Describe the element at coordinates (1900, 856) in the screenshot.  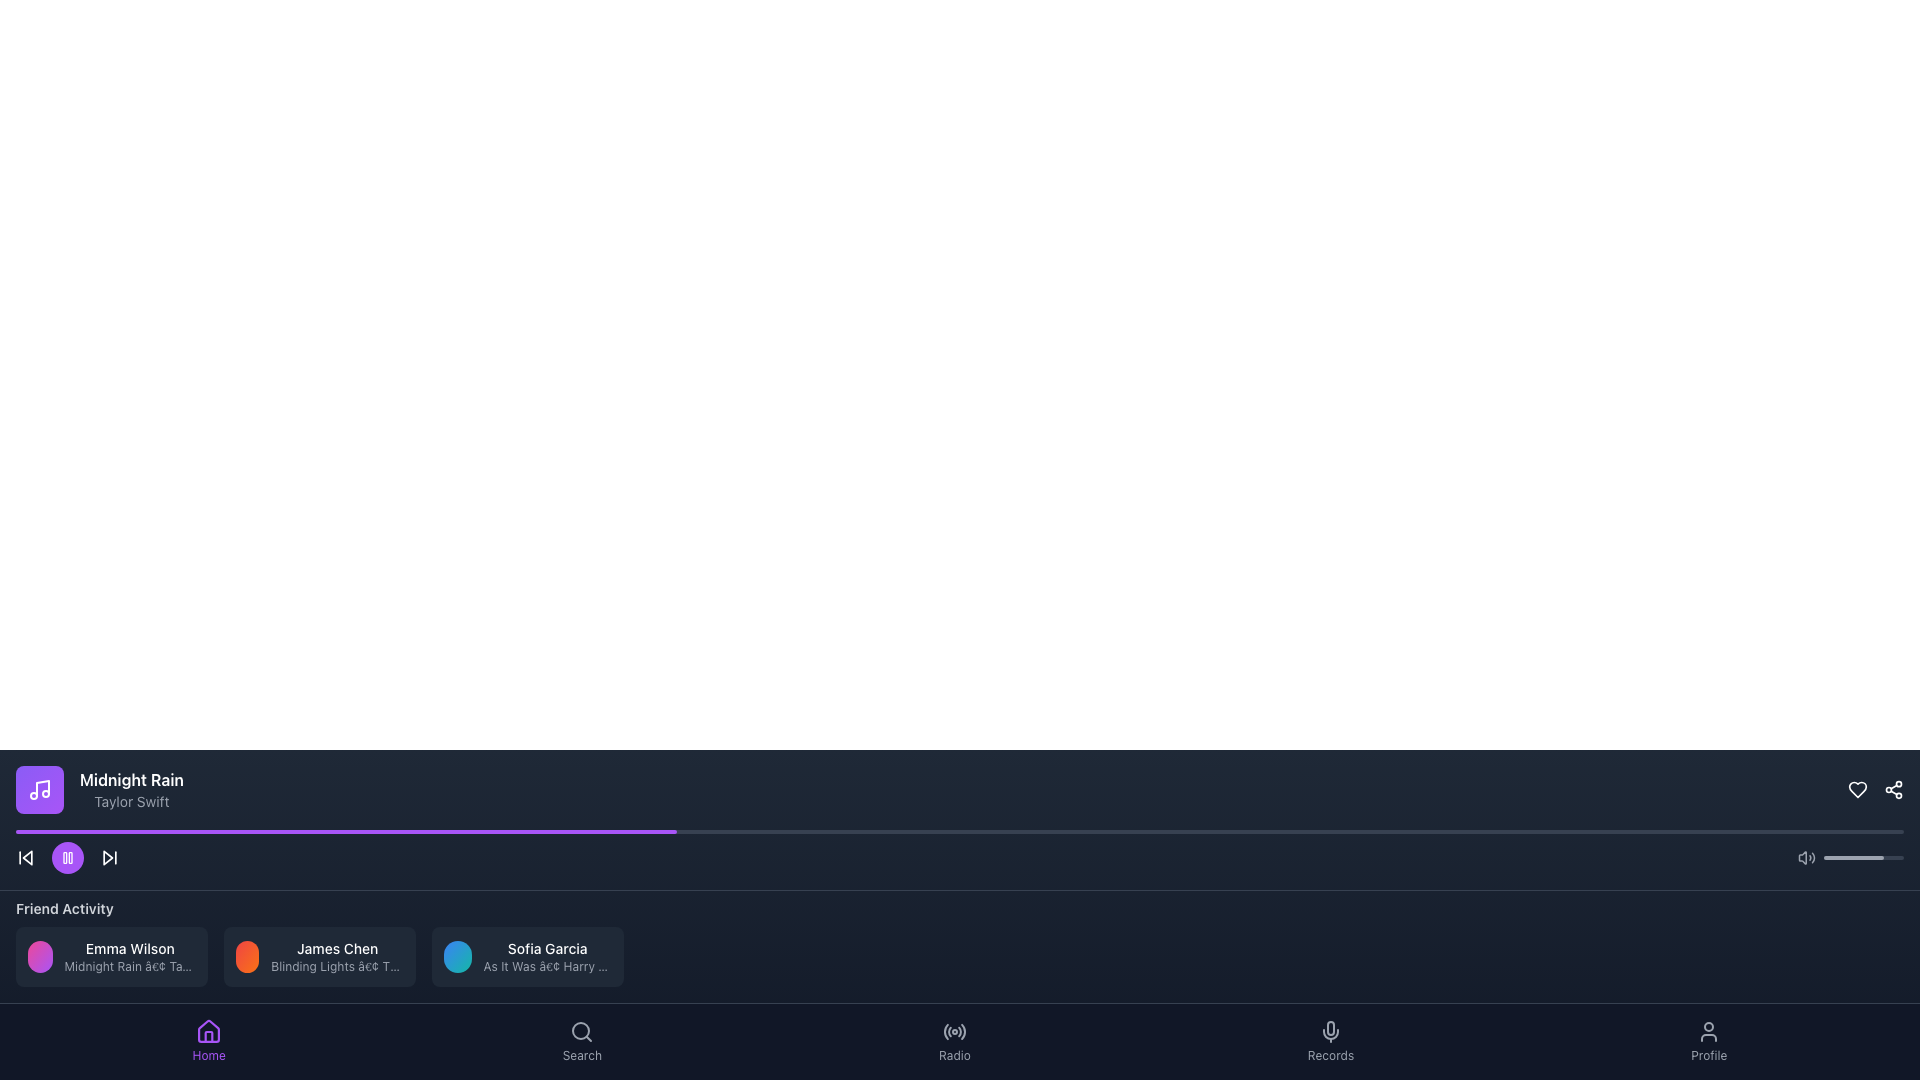
I see `the volume slider` at that location.